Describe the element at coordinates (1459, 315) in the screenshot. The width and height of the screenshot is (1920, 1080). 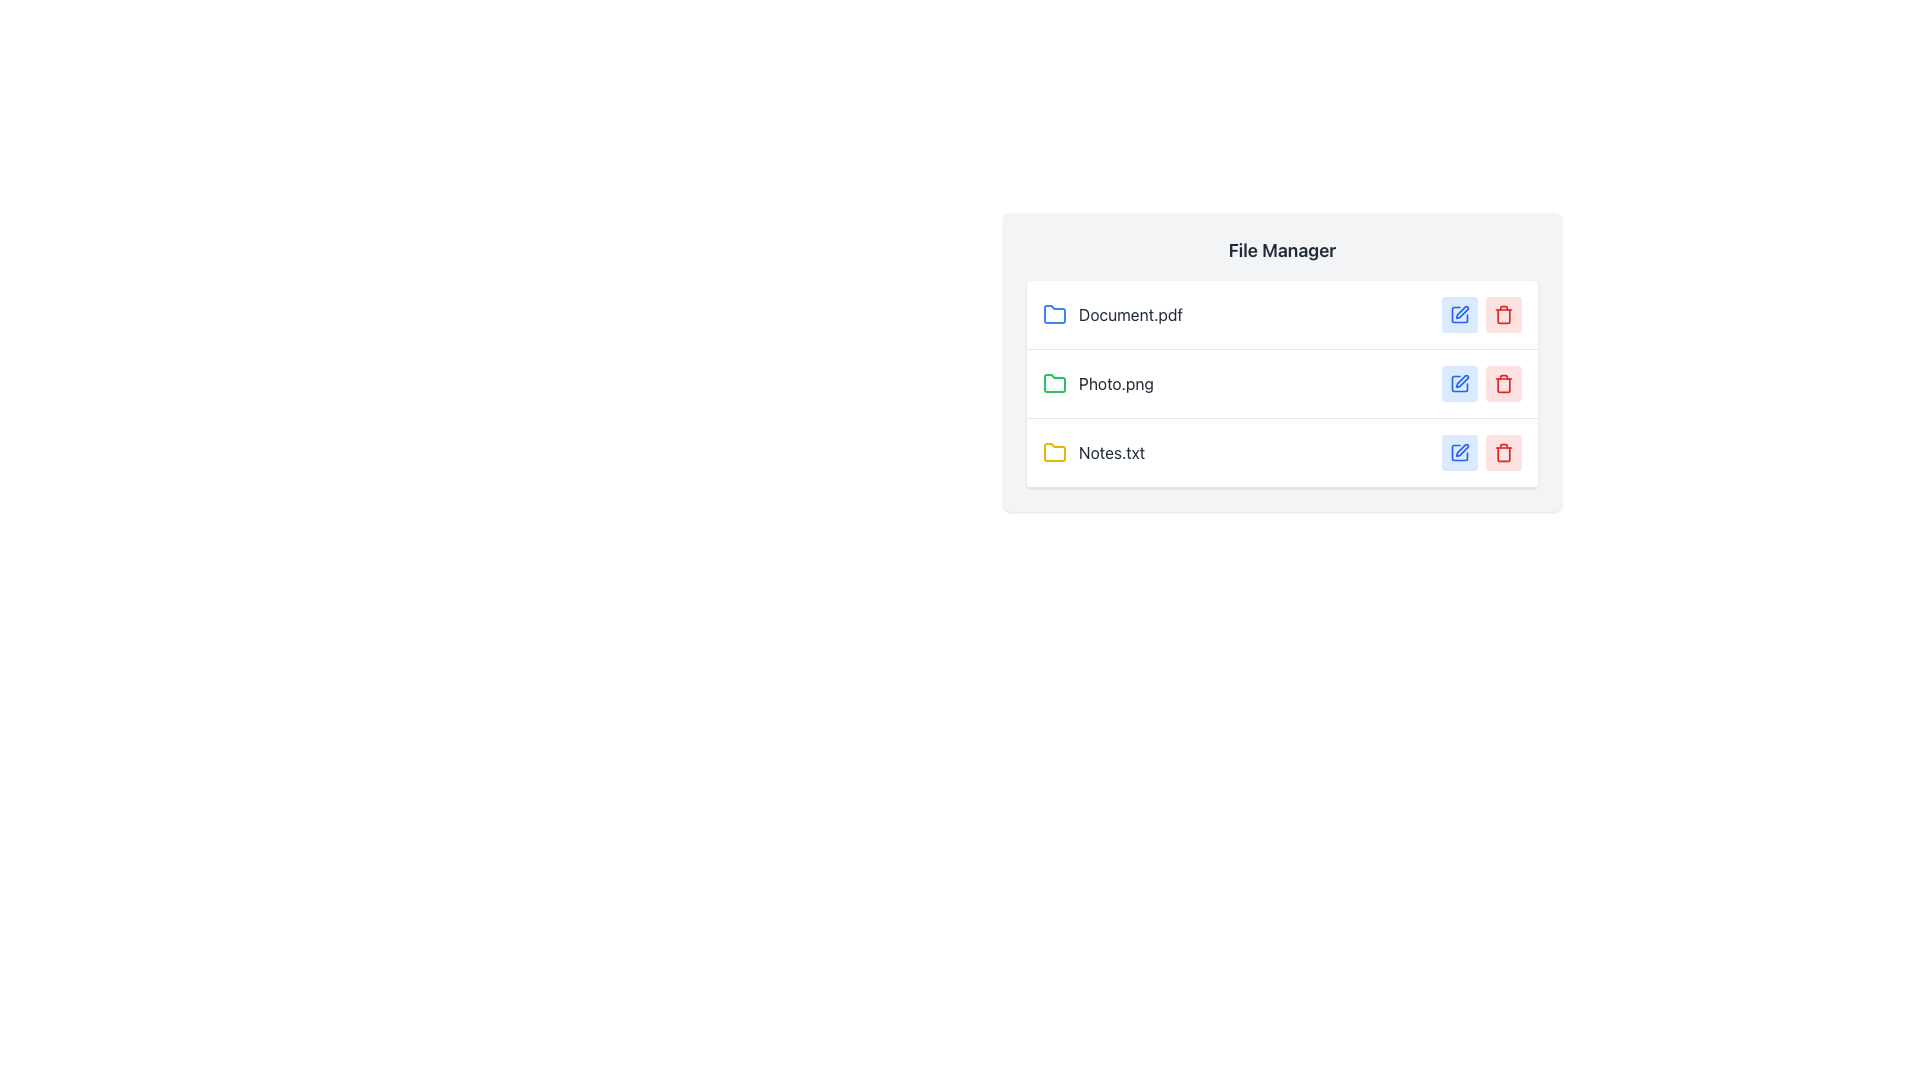
I see `the edit icon button located to the right of the 'Document.pdf' row in the file manager interface` at that location.